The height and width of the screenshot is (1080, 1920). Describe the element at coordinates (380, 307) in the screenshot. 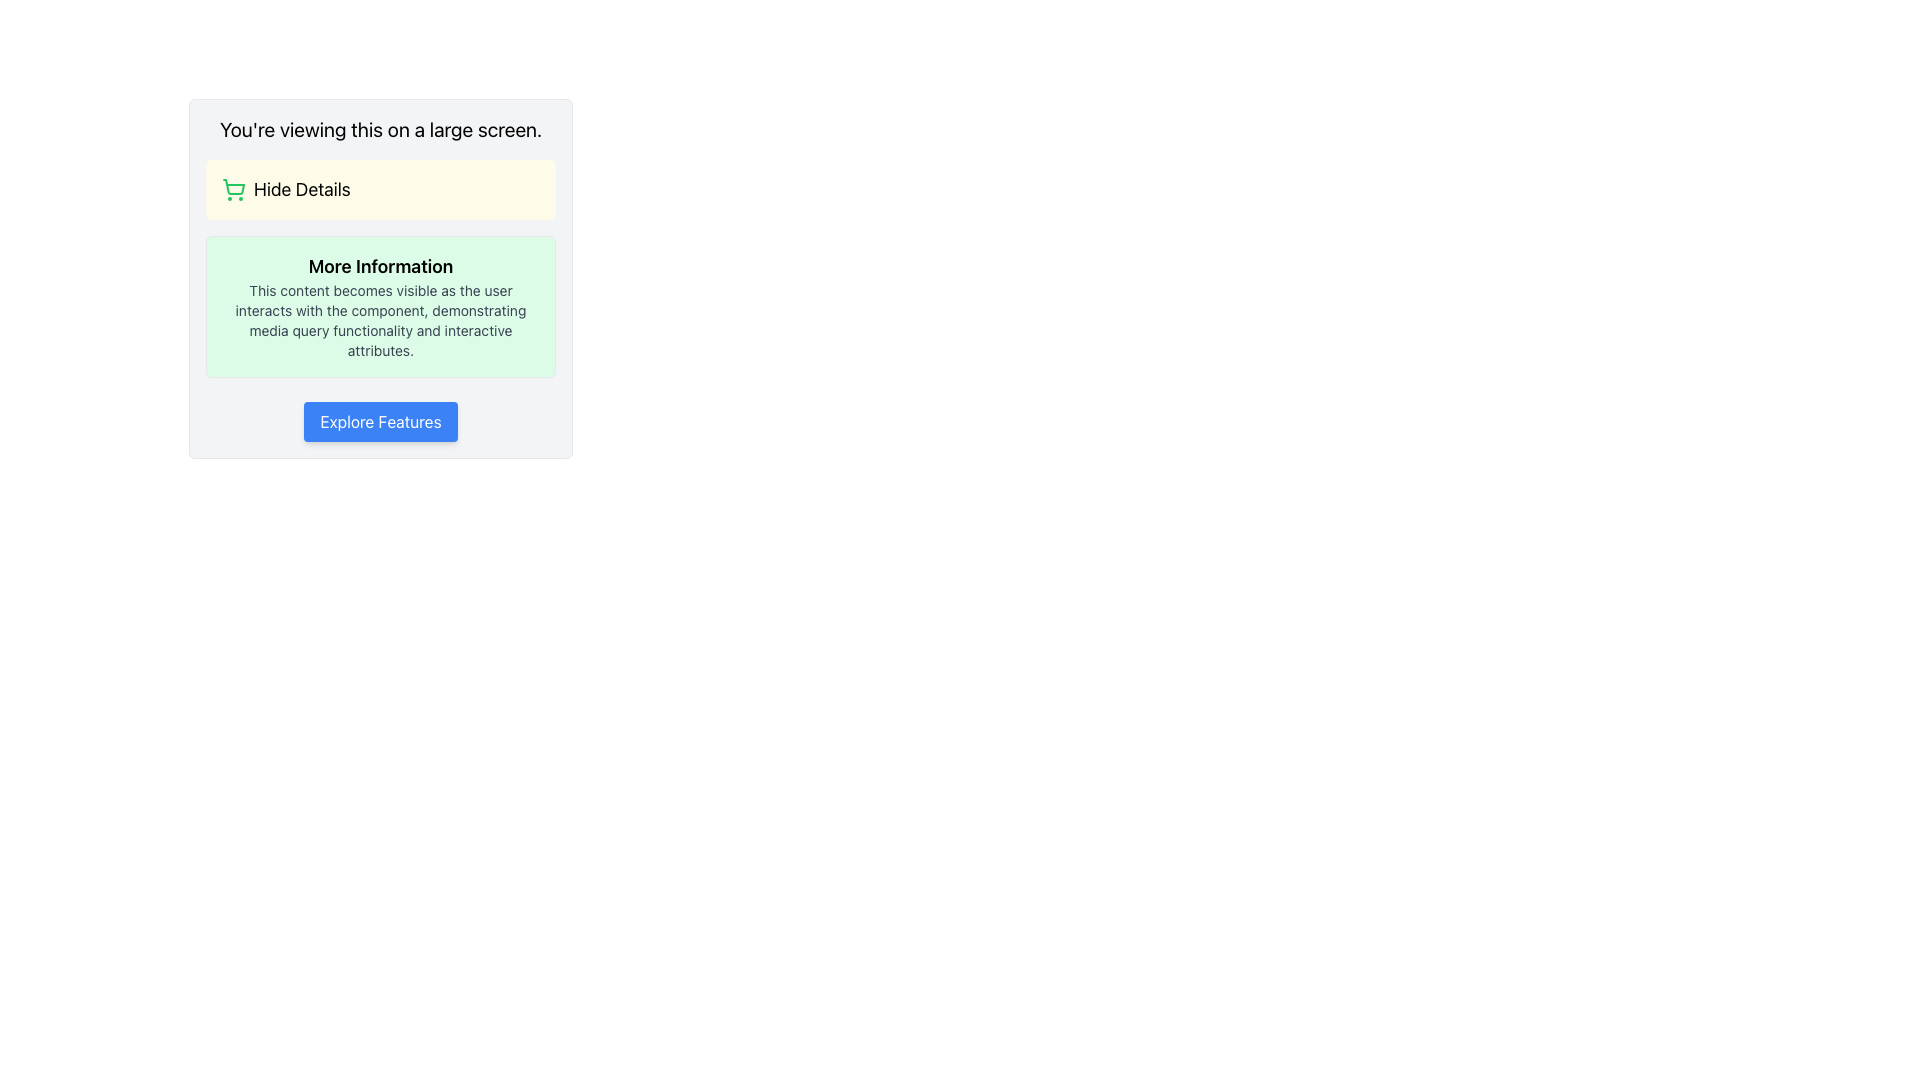

I see `the Informational content block that features a light green background and a bold title 'More Information'` at that location.